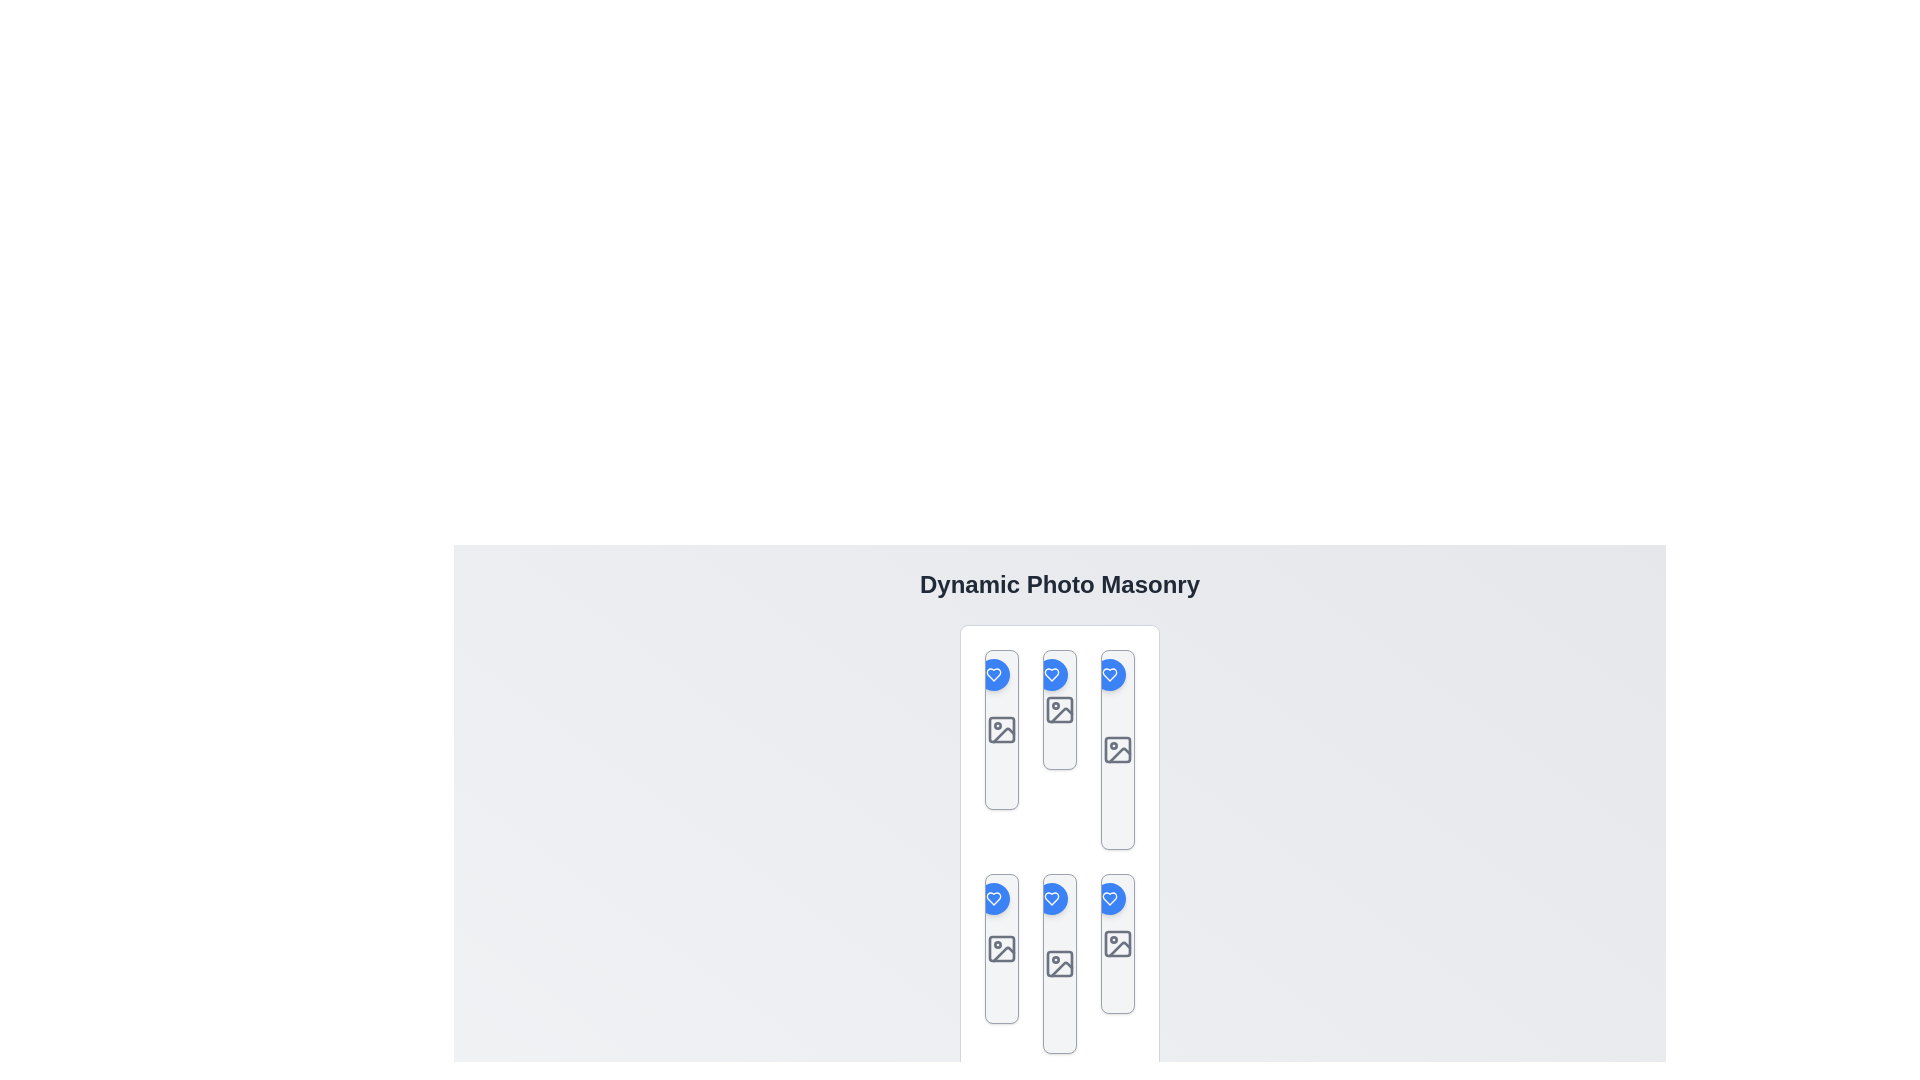  Describe the element at coordinates (1059, 708) in the screenshot. I see `the image placeholder located in the first row, second column of the 3-column grid in the 'Dynamic Photo Masonry' section` at that location.